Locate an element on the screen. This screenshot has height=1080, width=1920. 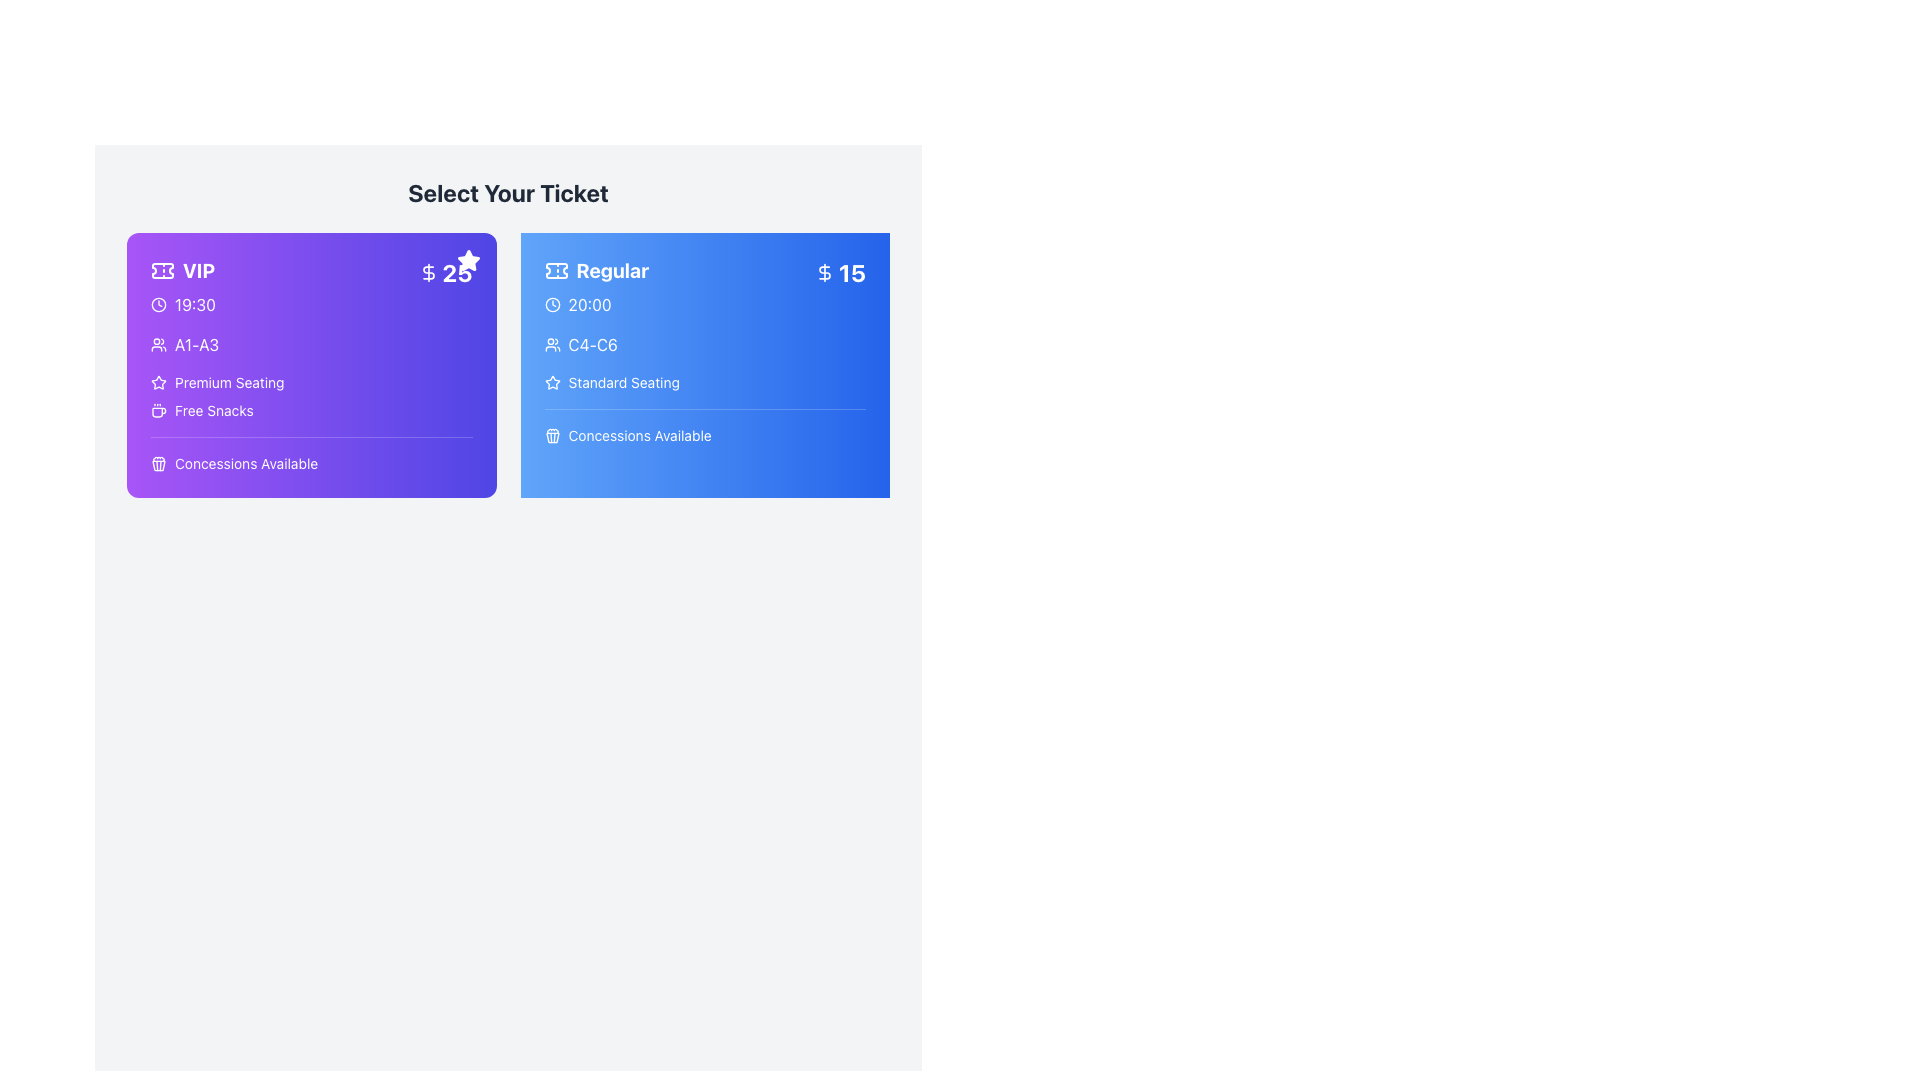
the small star-shaped icon in the top-right corner of the purple 'VIP' card is located at coordinates (467, 260).